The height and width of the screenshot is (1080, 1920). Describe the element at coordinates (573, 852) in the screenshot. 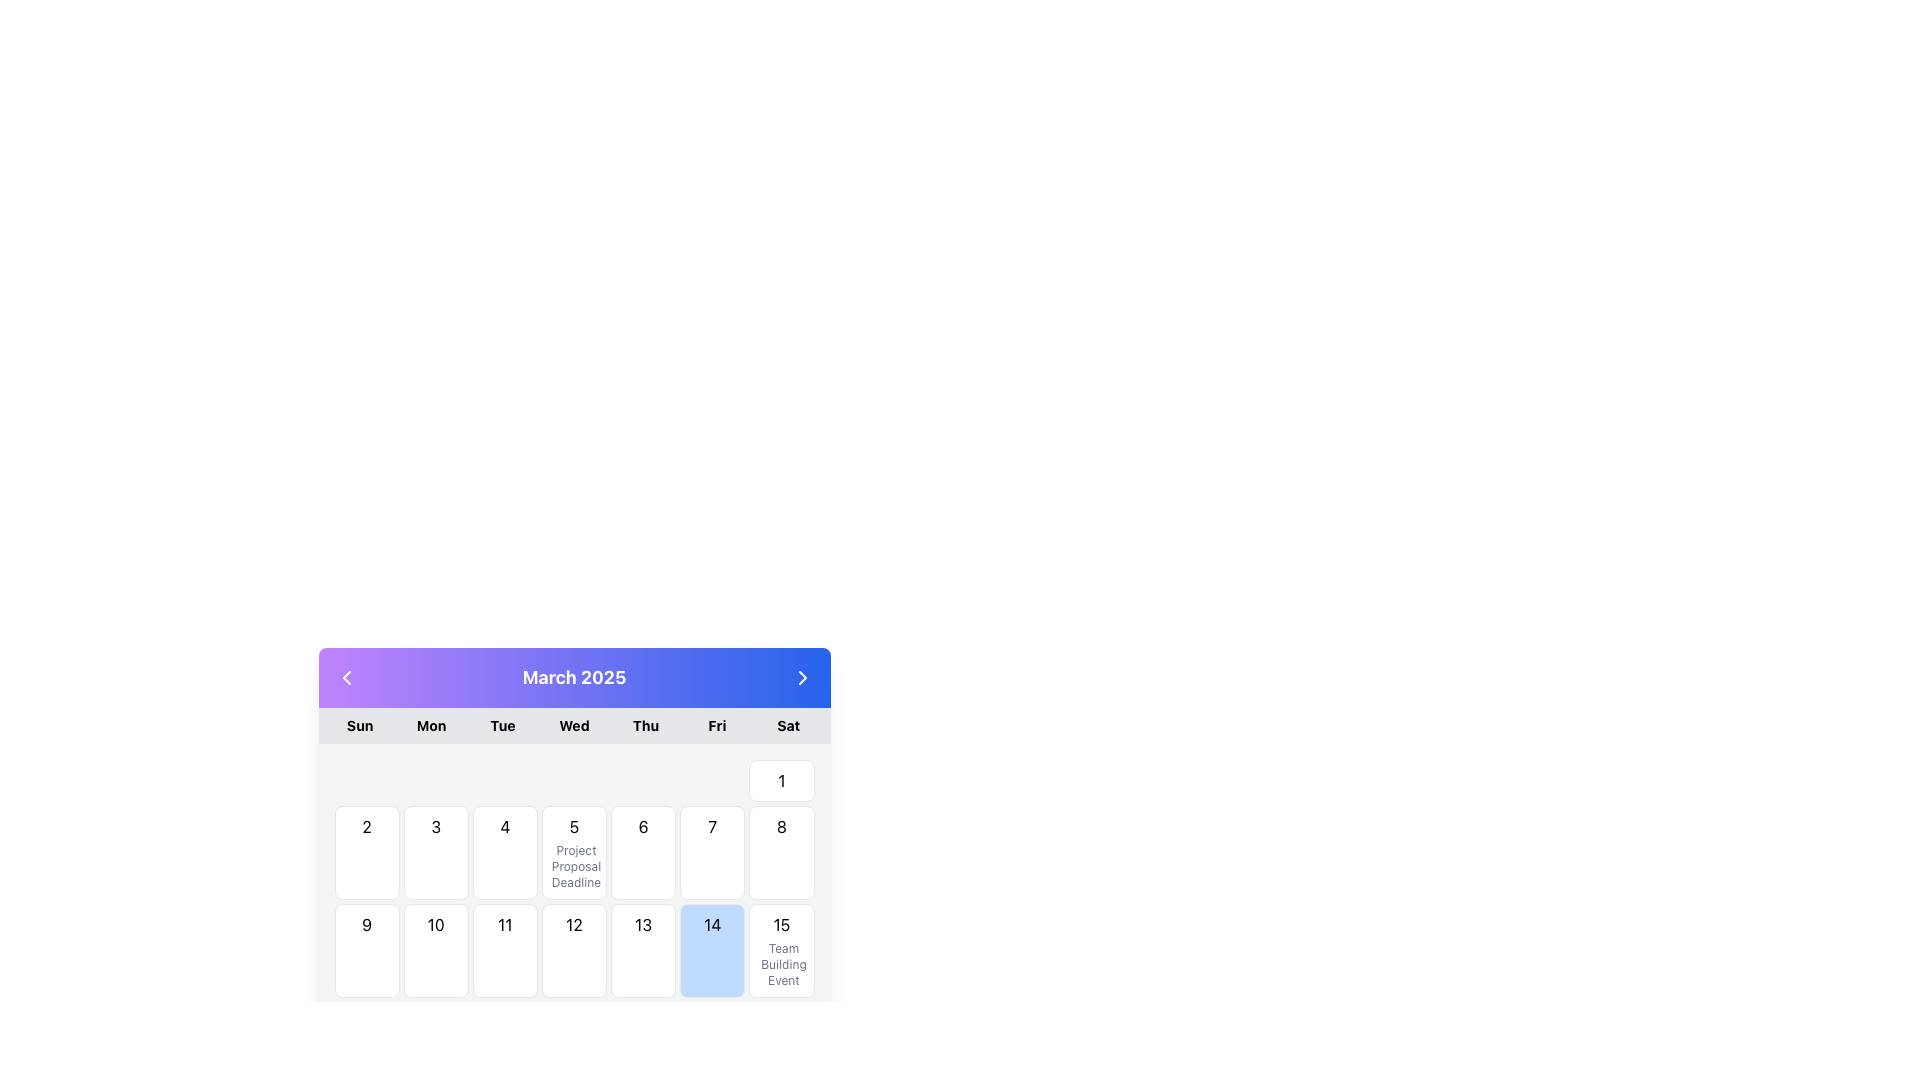

I see `the calendar cell representing the date '5th March 2025'` at that location.